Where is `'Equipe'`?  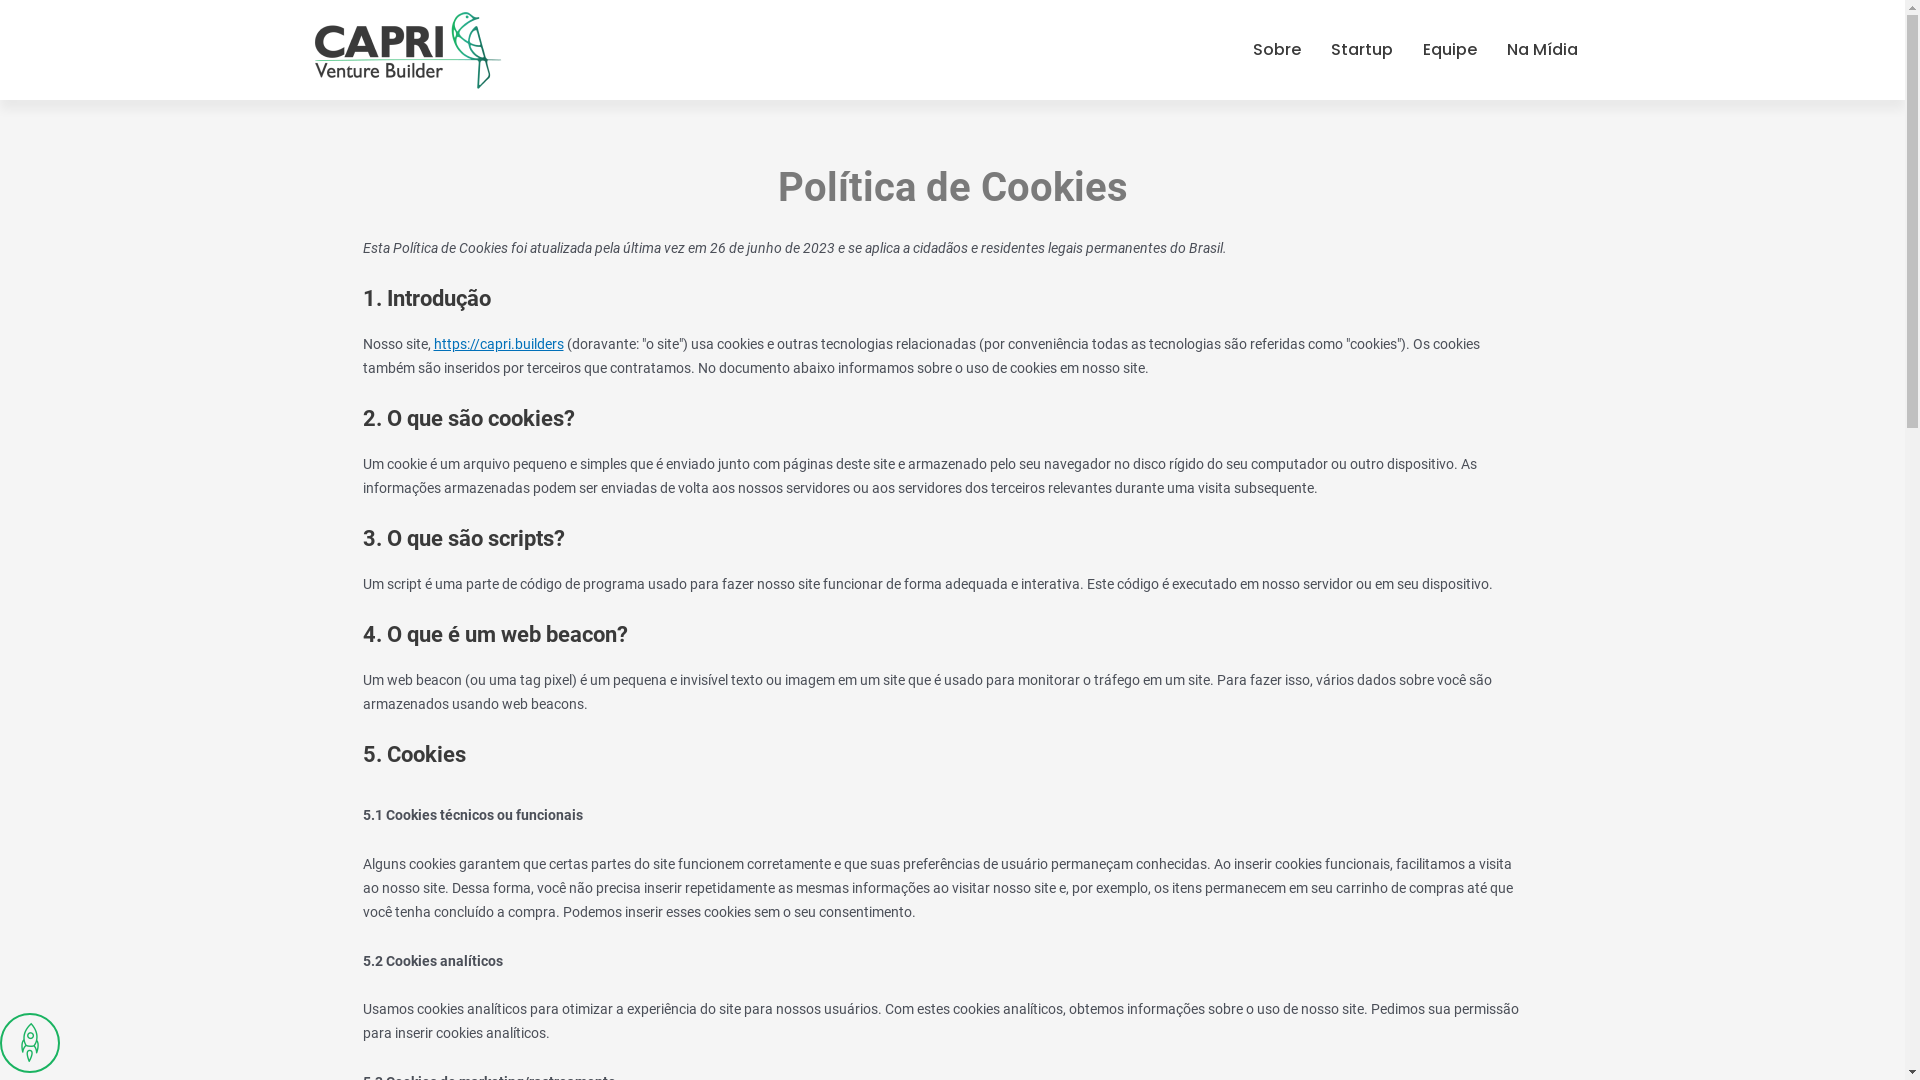 'Equipe' is located at coordinates (1449, 49).